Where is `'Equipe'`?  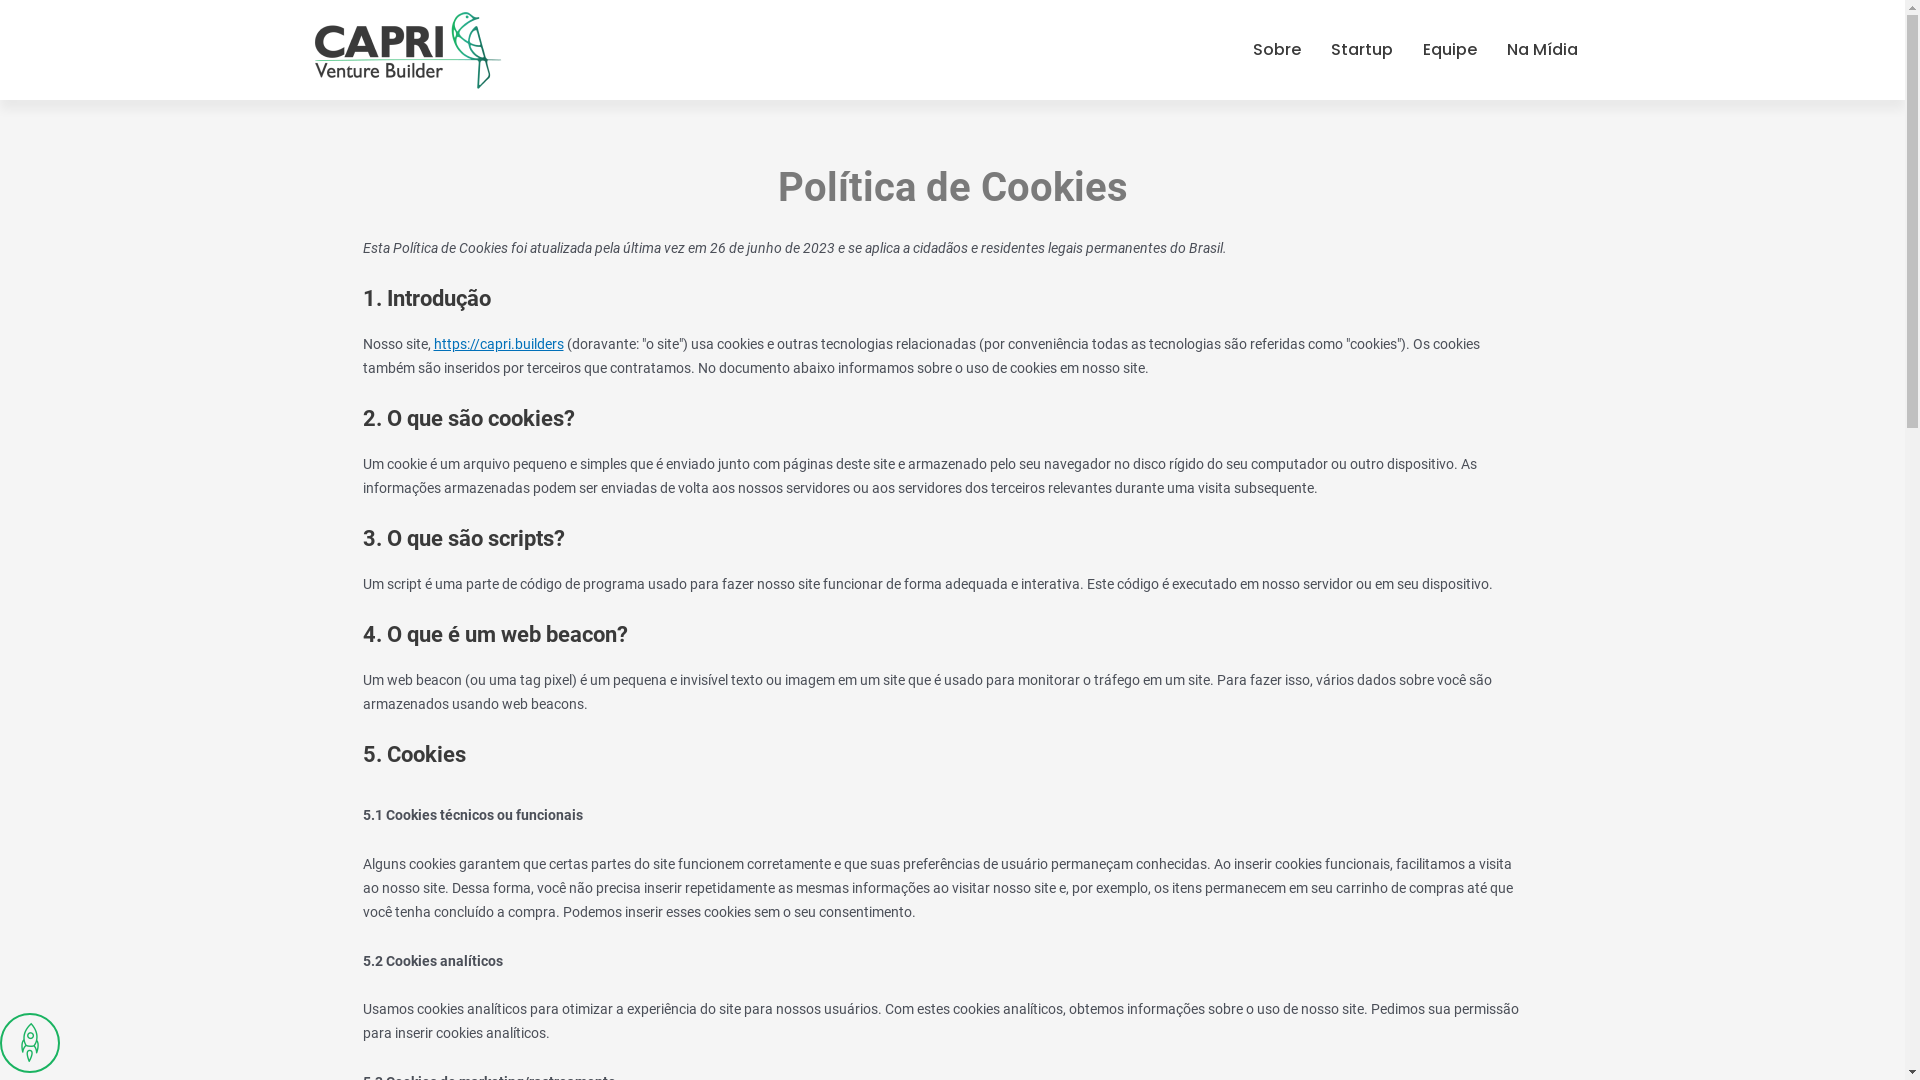 'Equipe' is located at coordinates (1449, 49).